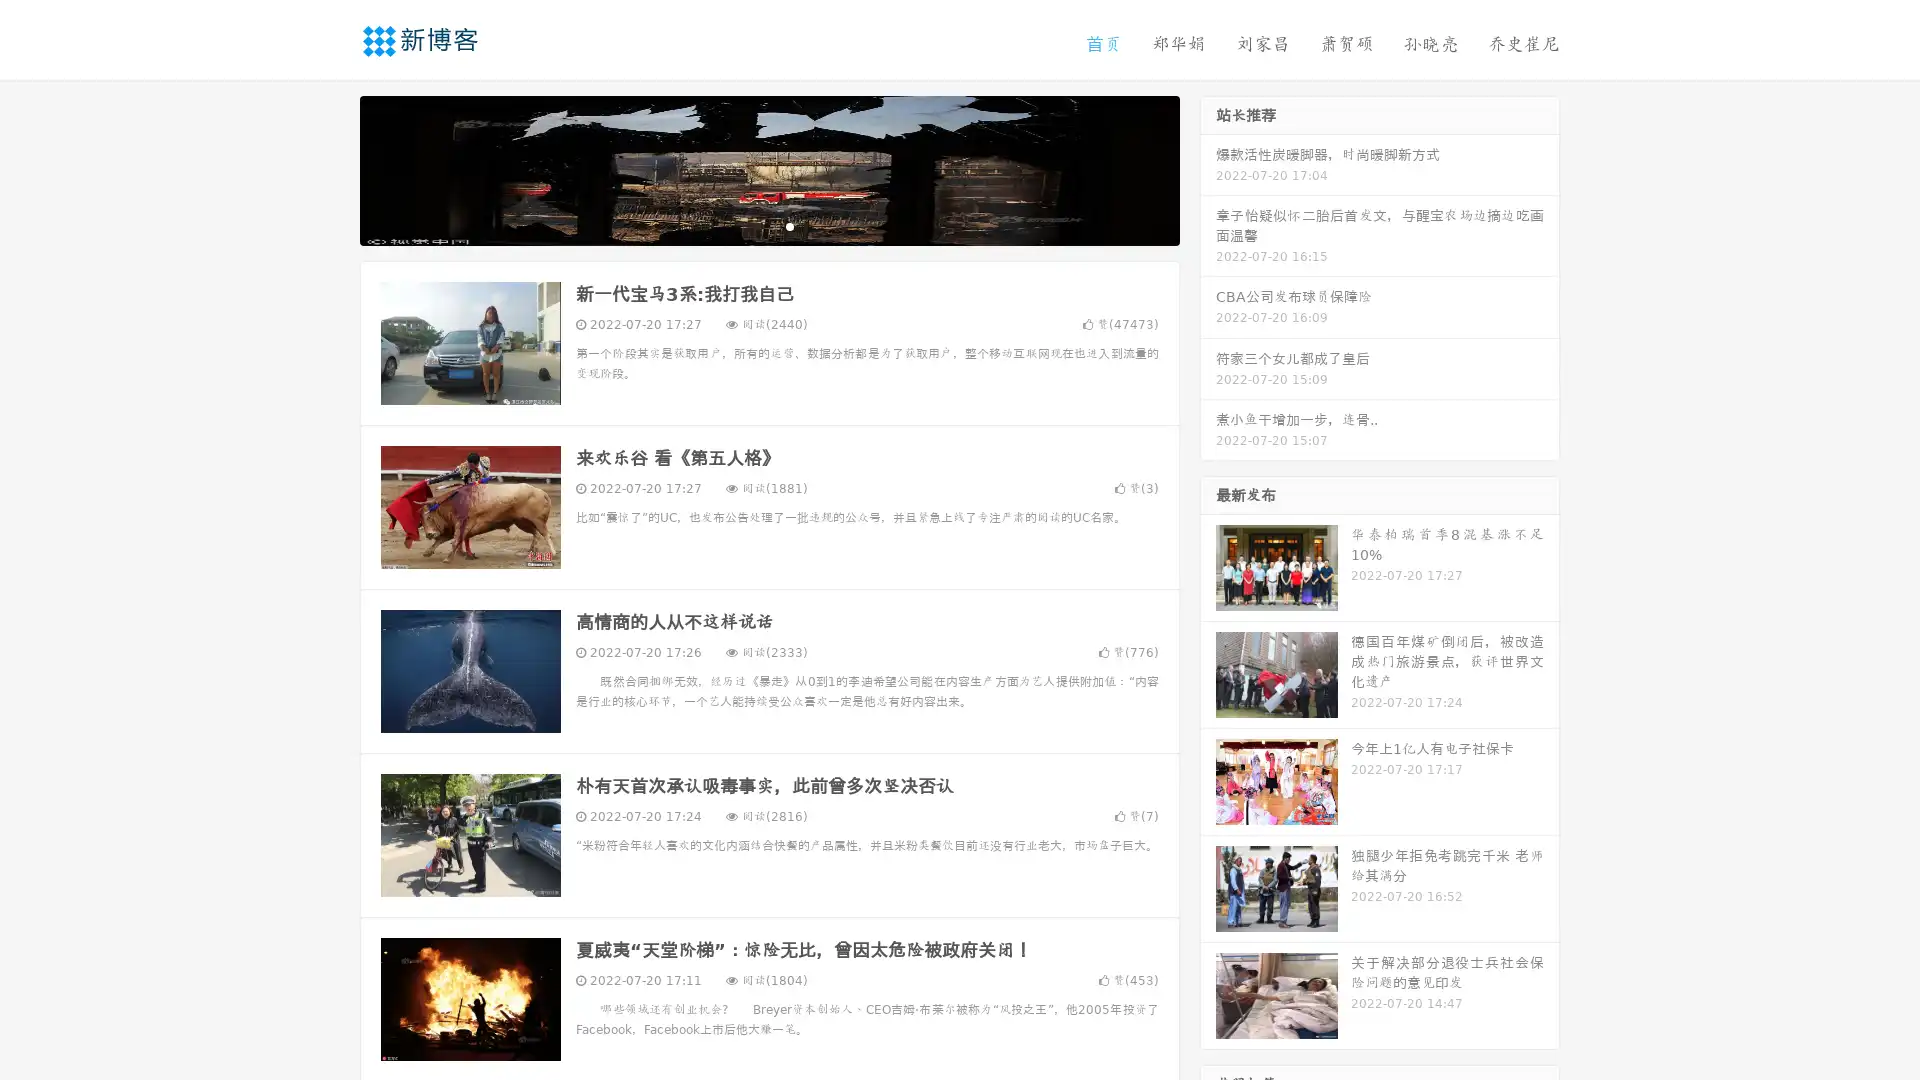 Image resolution: width=1920 pixels, height=1080 pixels. I want to click on Go to slide 2, so click(768, 225).